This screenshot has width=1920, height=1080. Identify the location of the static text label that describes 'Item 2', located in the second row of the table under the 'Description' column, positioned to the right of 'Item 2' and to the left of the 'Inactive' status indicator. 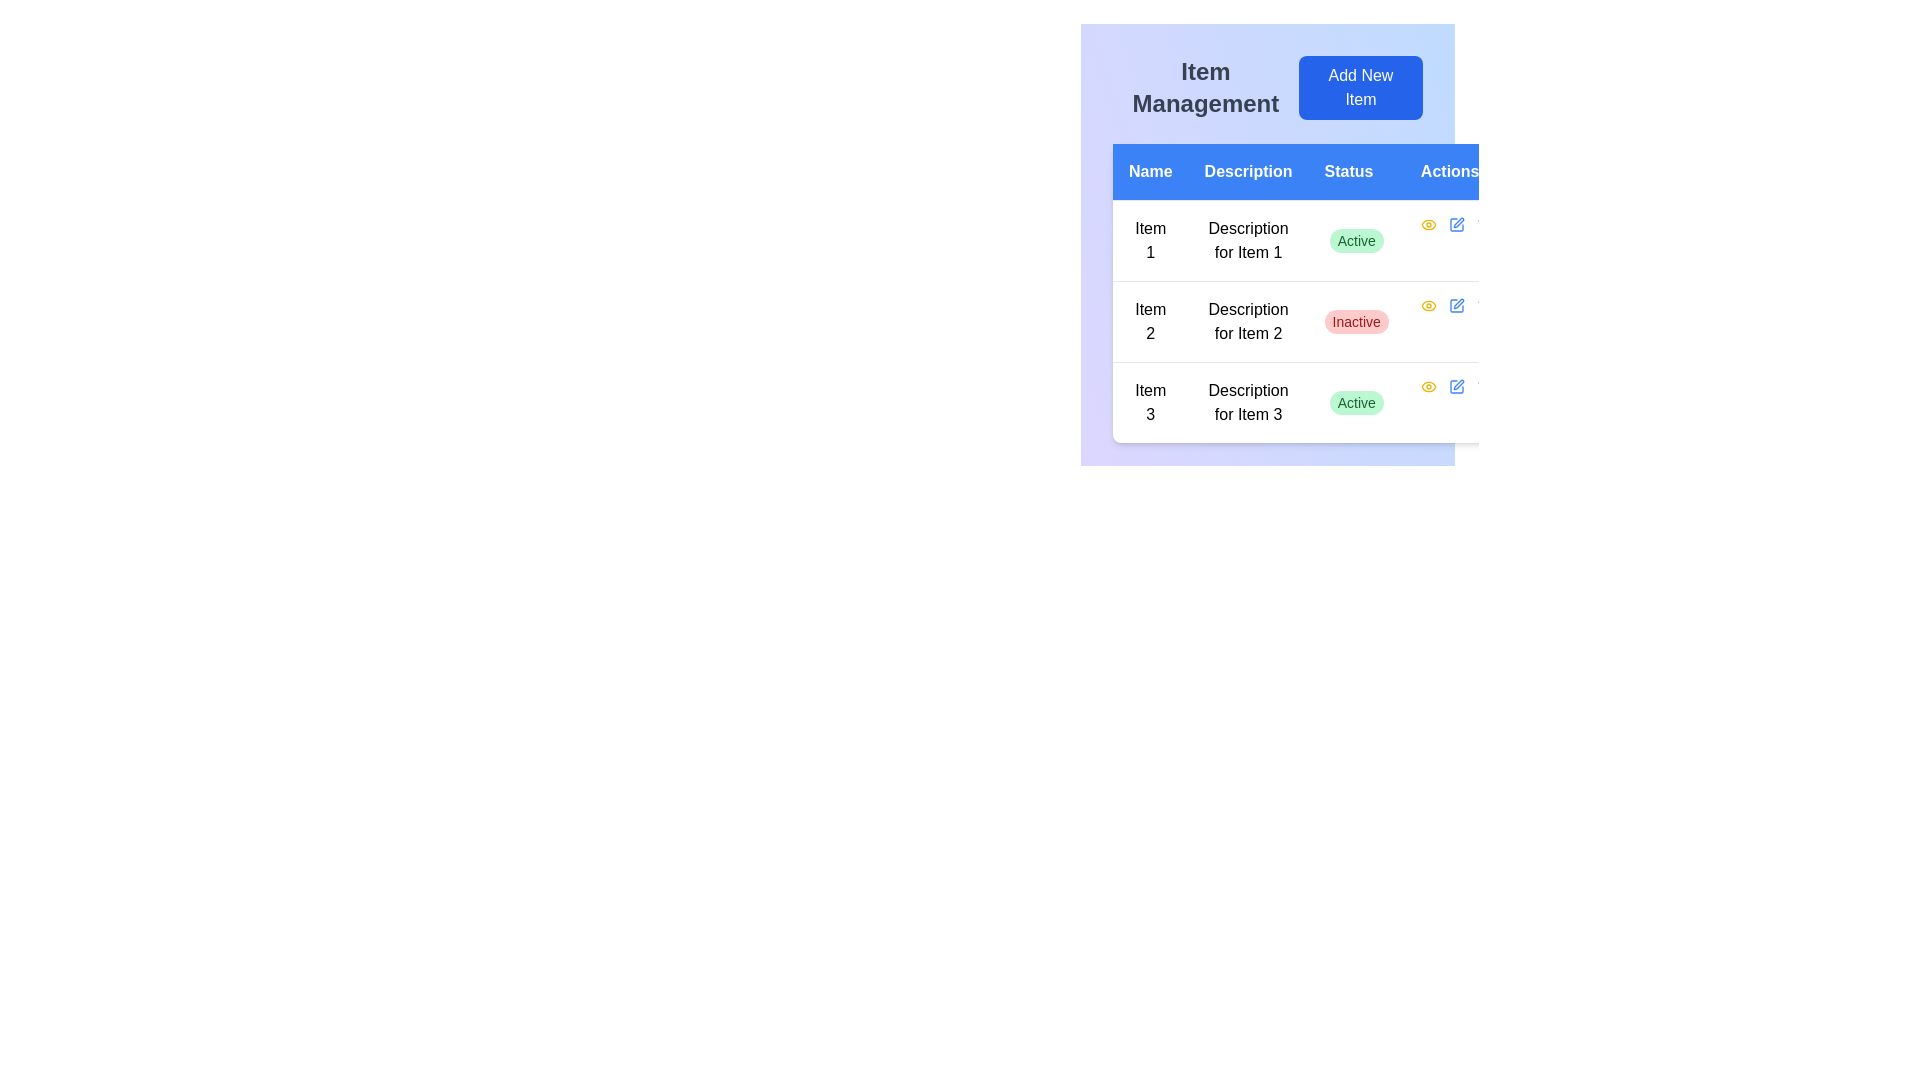
(1247, 320).